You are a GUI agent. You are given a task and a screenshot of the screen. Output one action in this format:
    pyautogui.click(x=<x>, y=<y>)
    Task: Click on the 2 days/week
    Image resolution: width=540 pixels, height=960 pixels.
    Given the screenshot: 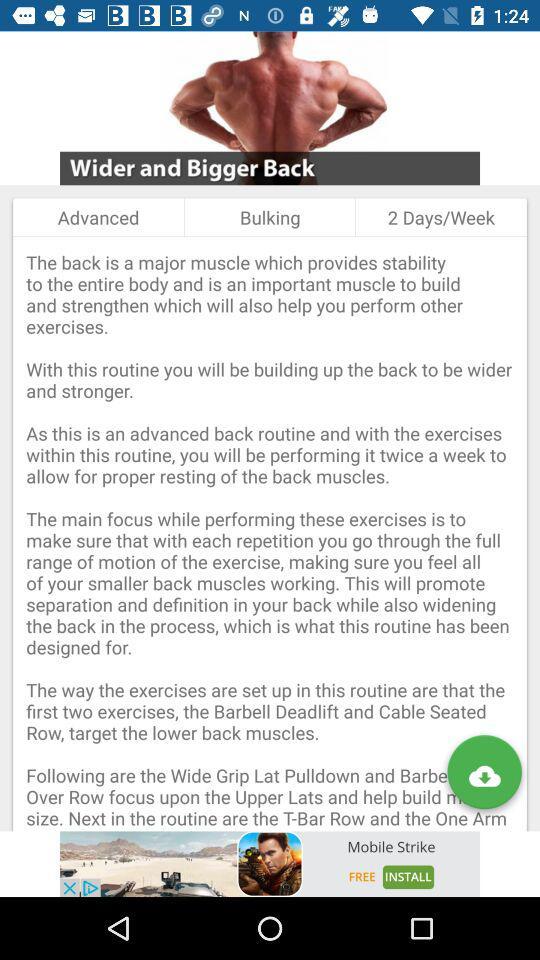 What is the action you would take?
    pyautogui.click(x=441, y=217)
    